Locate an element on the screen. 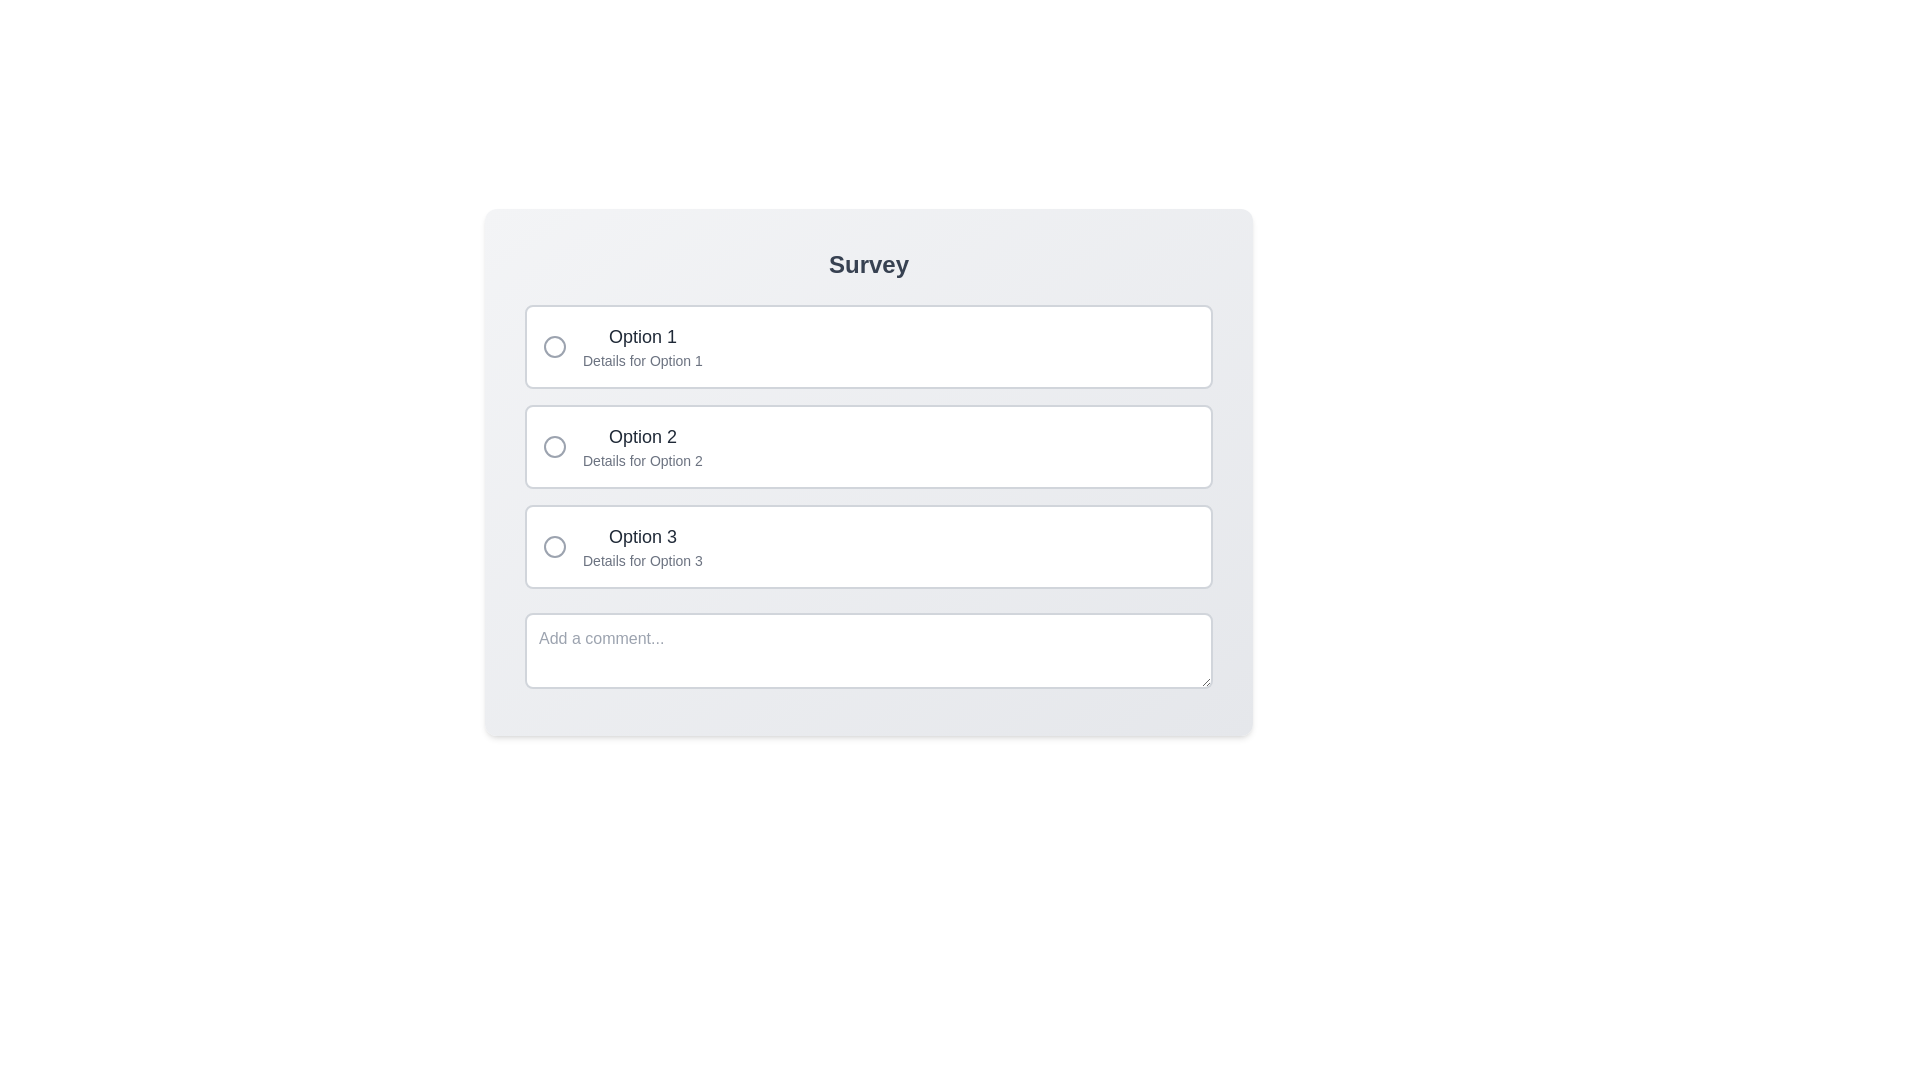 The height and width of the screenshot is (1080, 1920). the small, gray text label reading 'Details for Option 3', which is located beneath the bold 'Option 3' title in the vertical list of options is located at coordinates (643, 560).